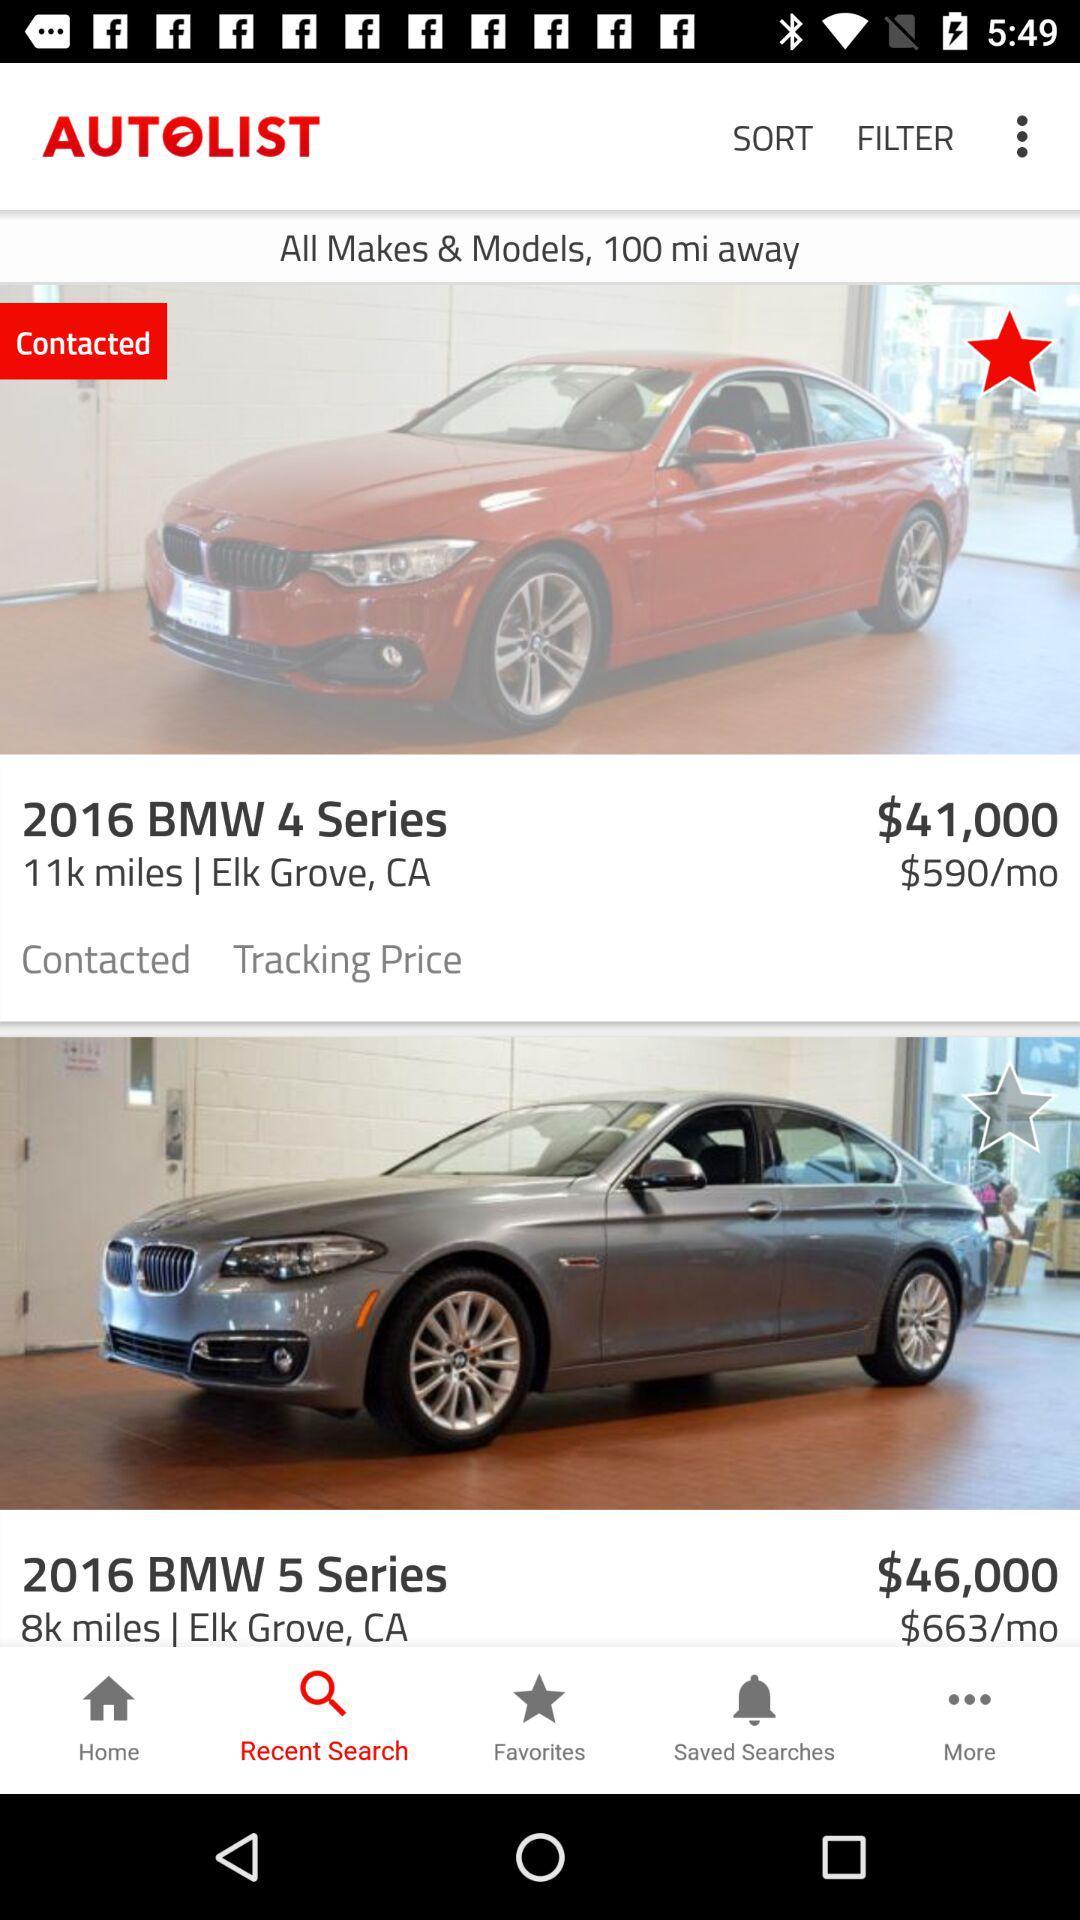 The image size is (1080, 1920). Describe the element at coordinates (771, 135) in the screenshot. I see `the item next to filter item` at that location.